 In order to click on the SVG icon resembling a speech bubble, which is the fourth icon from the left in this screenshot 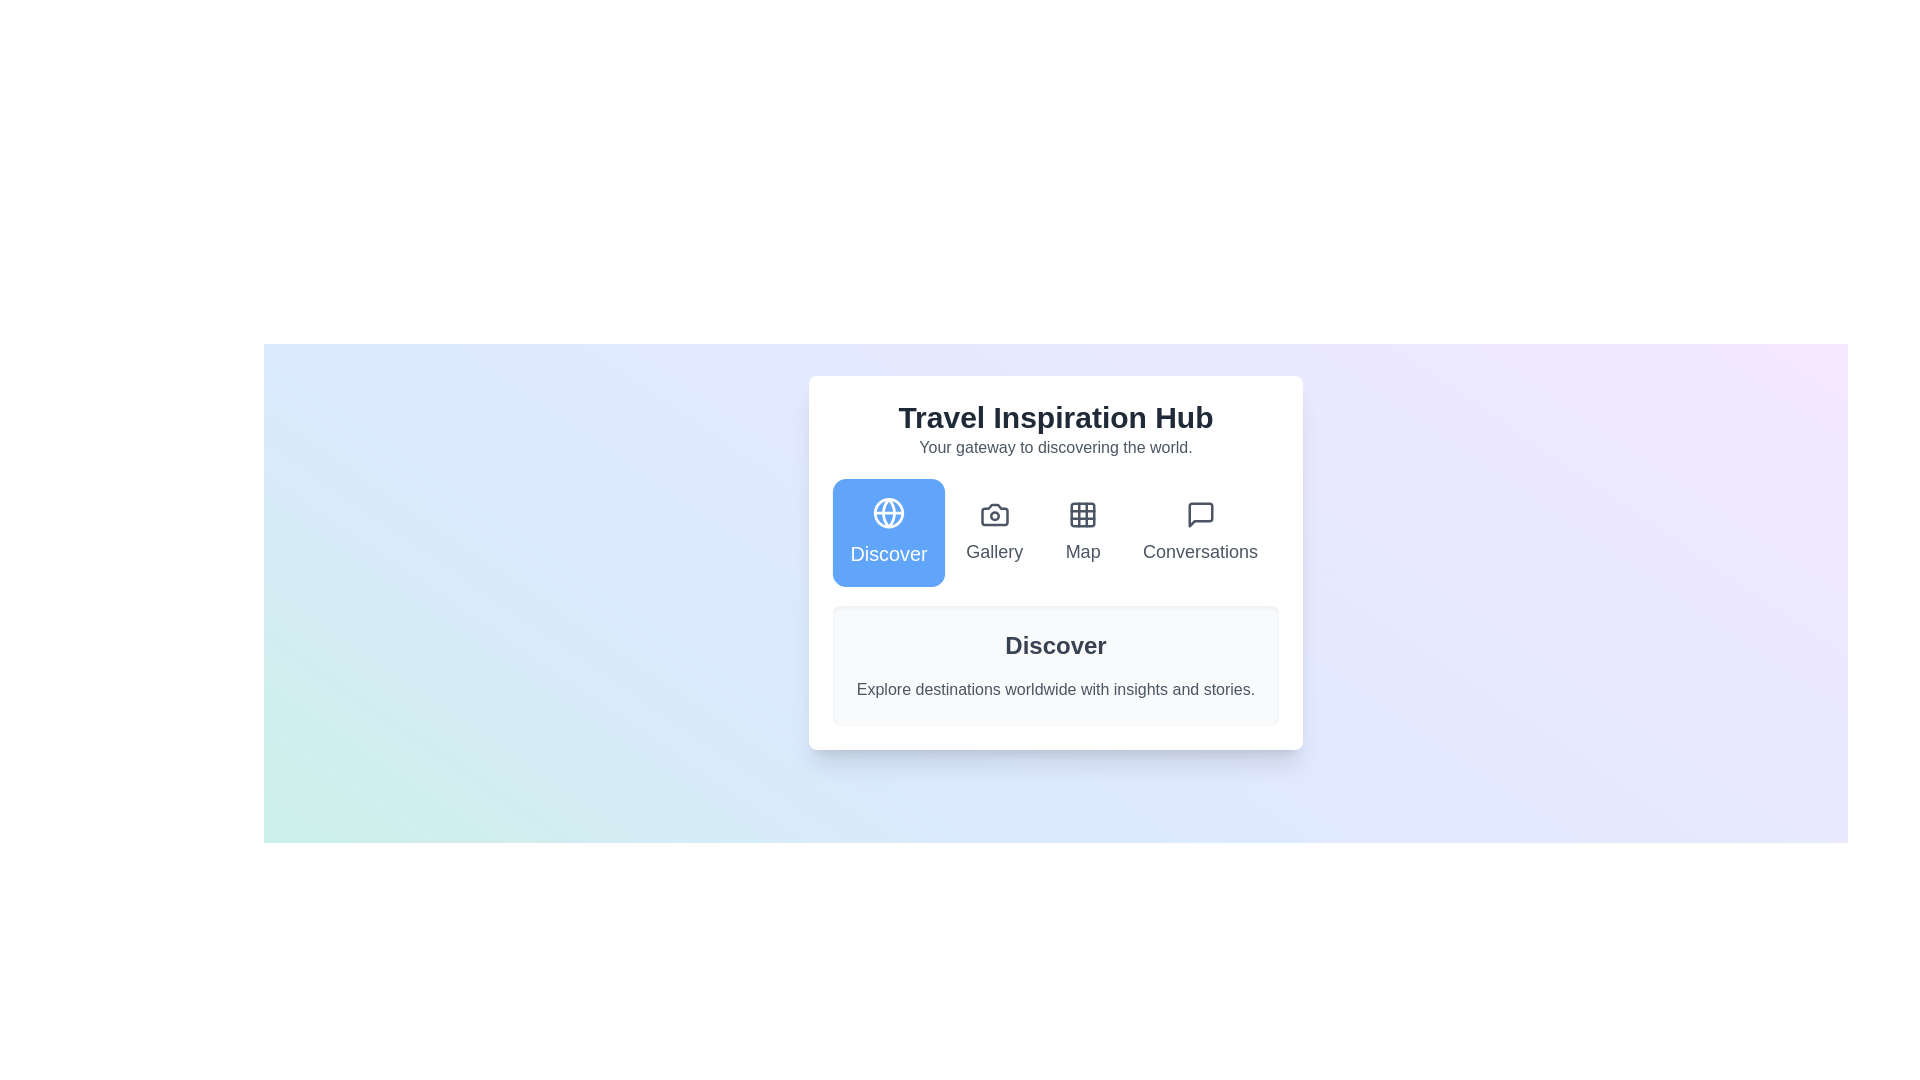, I will do `click(1200, 514)`.